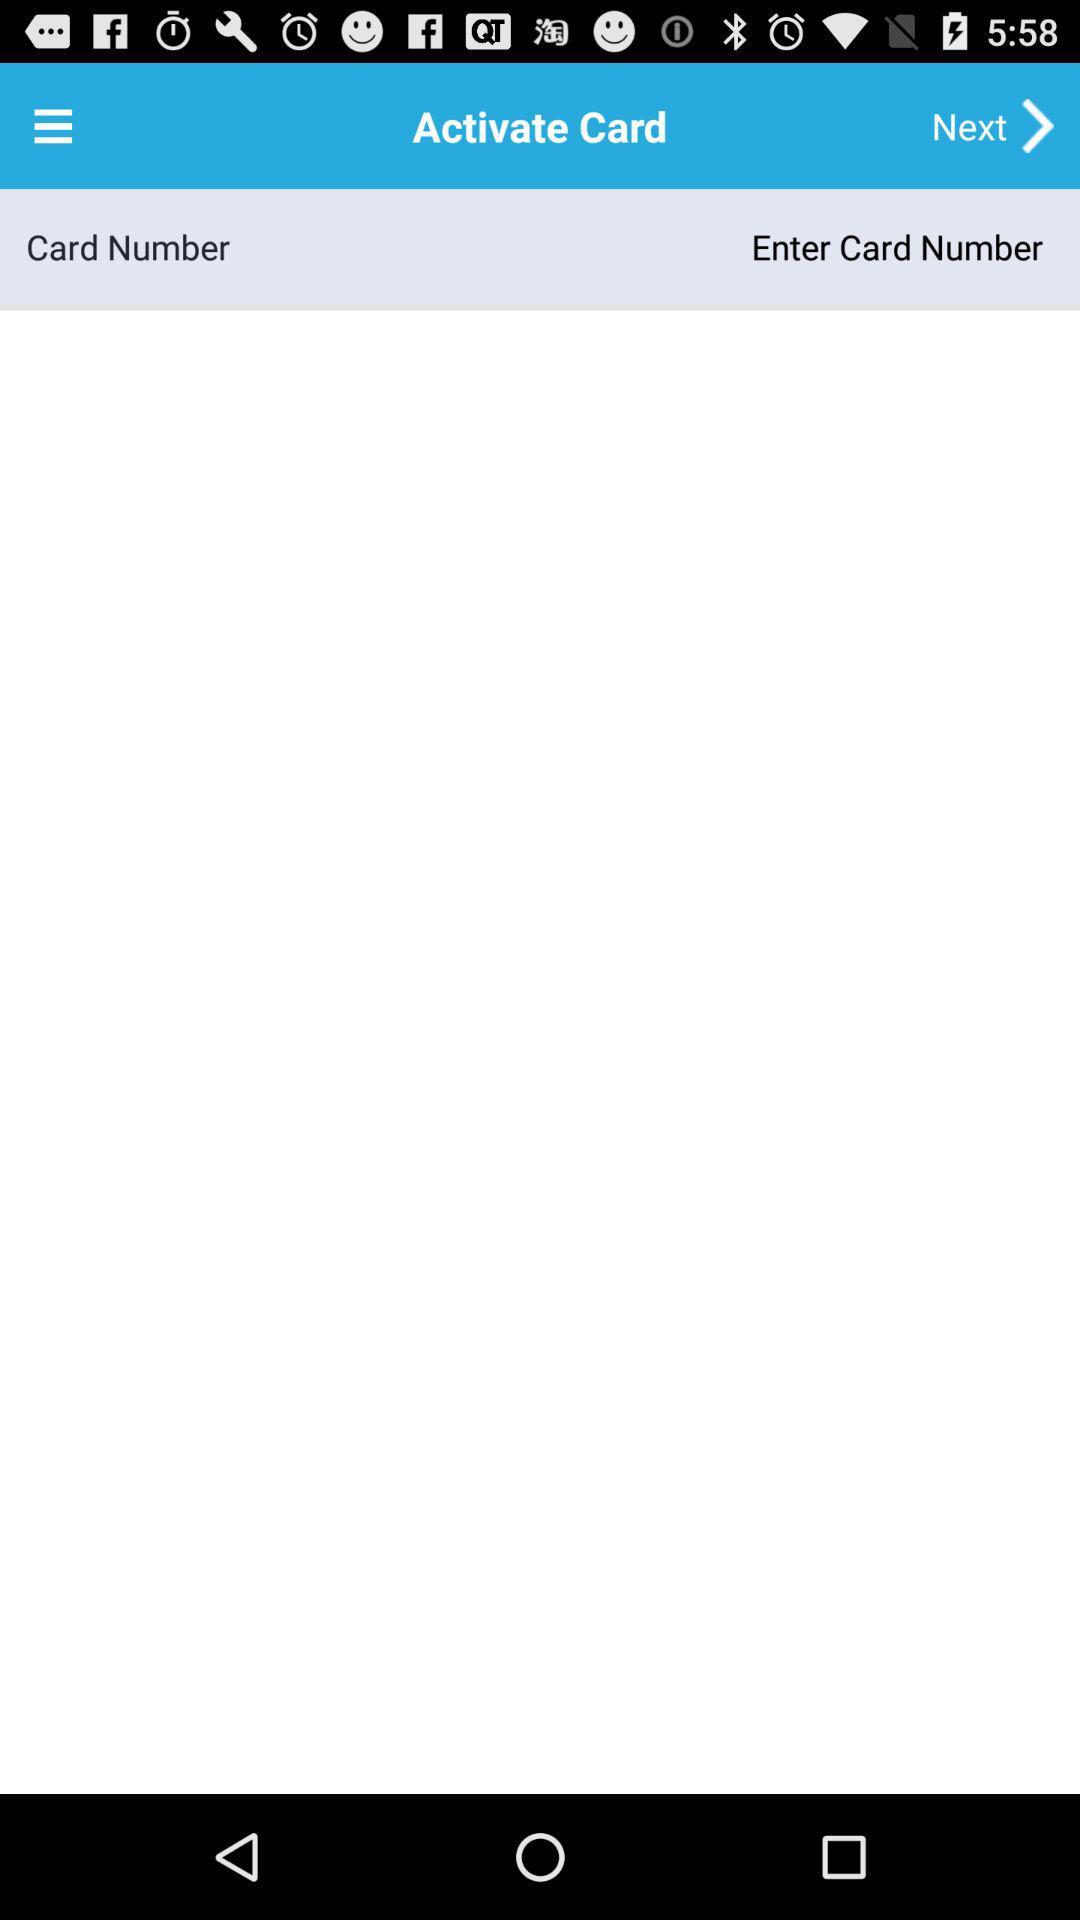 Image resolution: width=1080 pixels, height=1920 pixels. What do you see at coordinates (52, 124) in the screenshot?
I see `the app above card number icon` at bounding box center [52, 124].